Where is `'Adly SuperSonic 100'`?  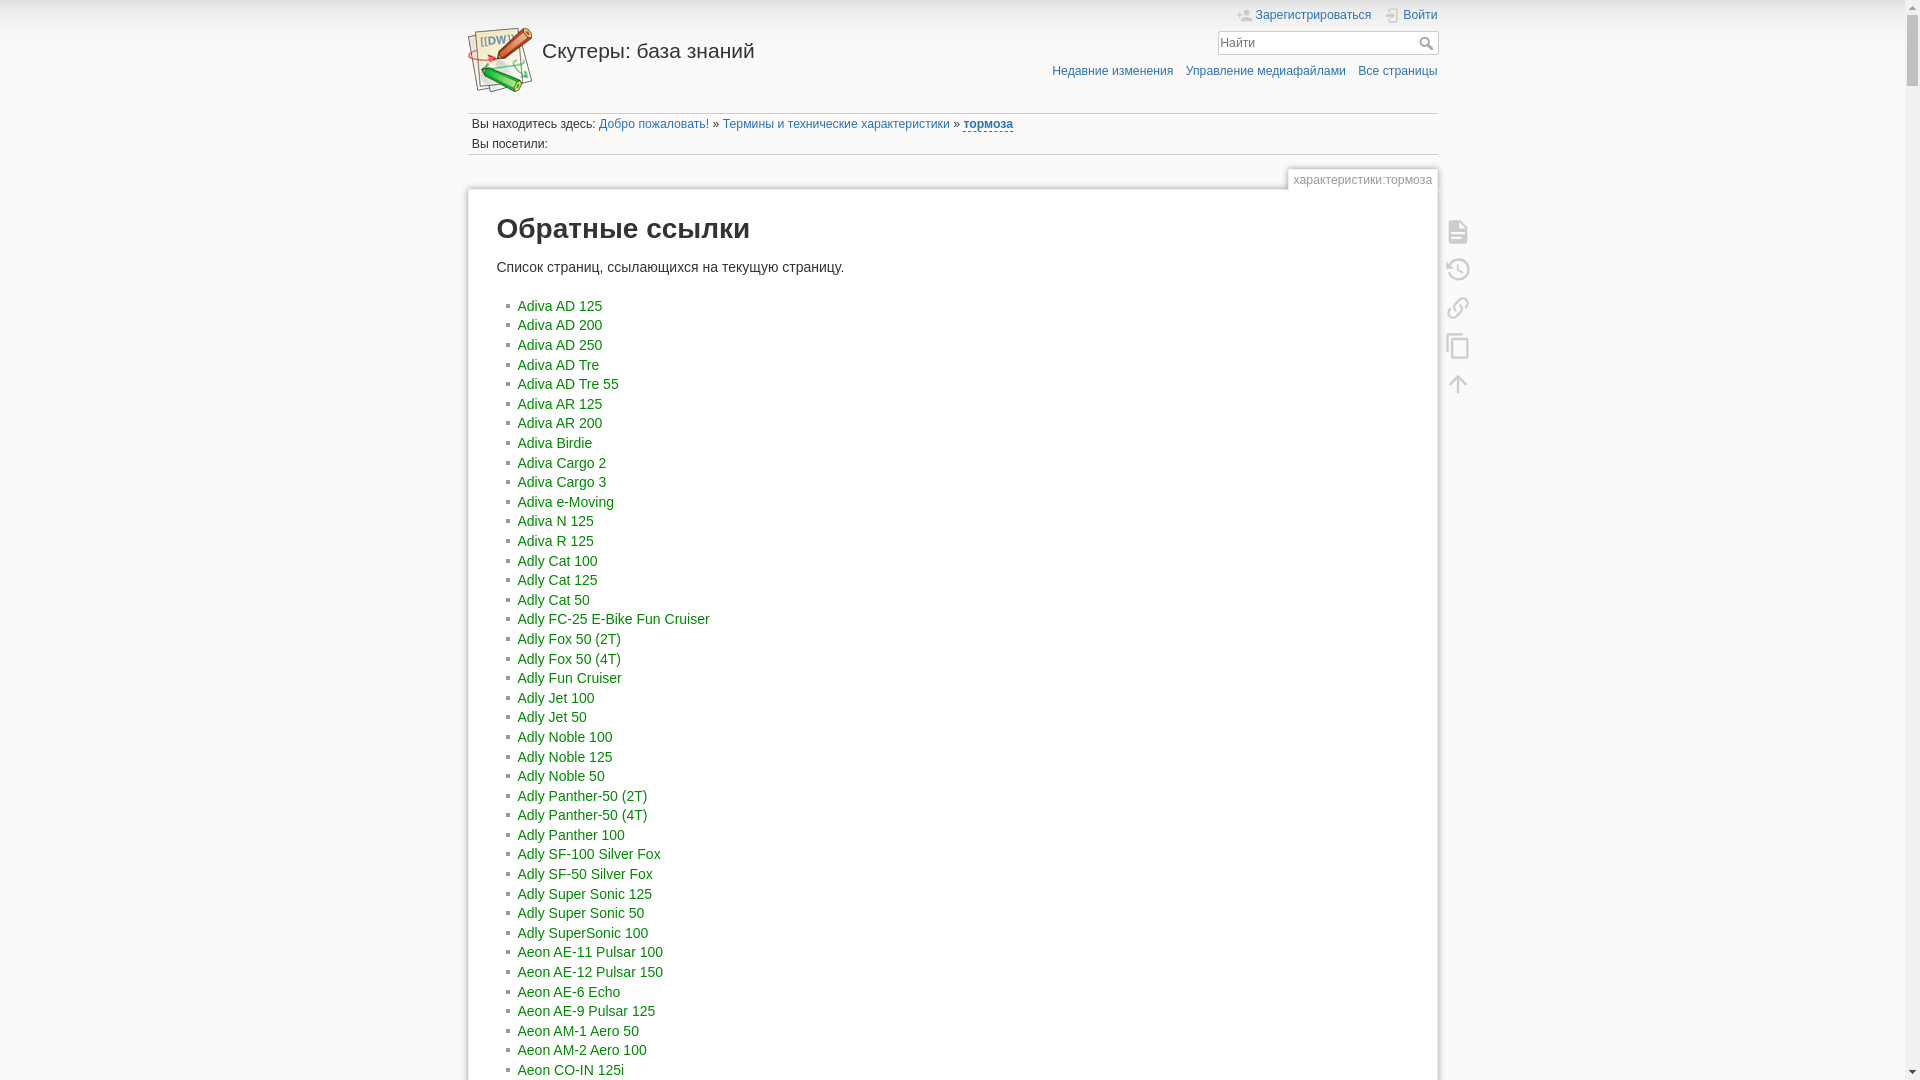 'Adly SuperSonic 100' is located at coordinates (582, 933).